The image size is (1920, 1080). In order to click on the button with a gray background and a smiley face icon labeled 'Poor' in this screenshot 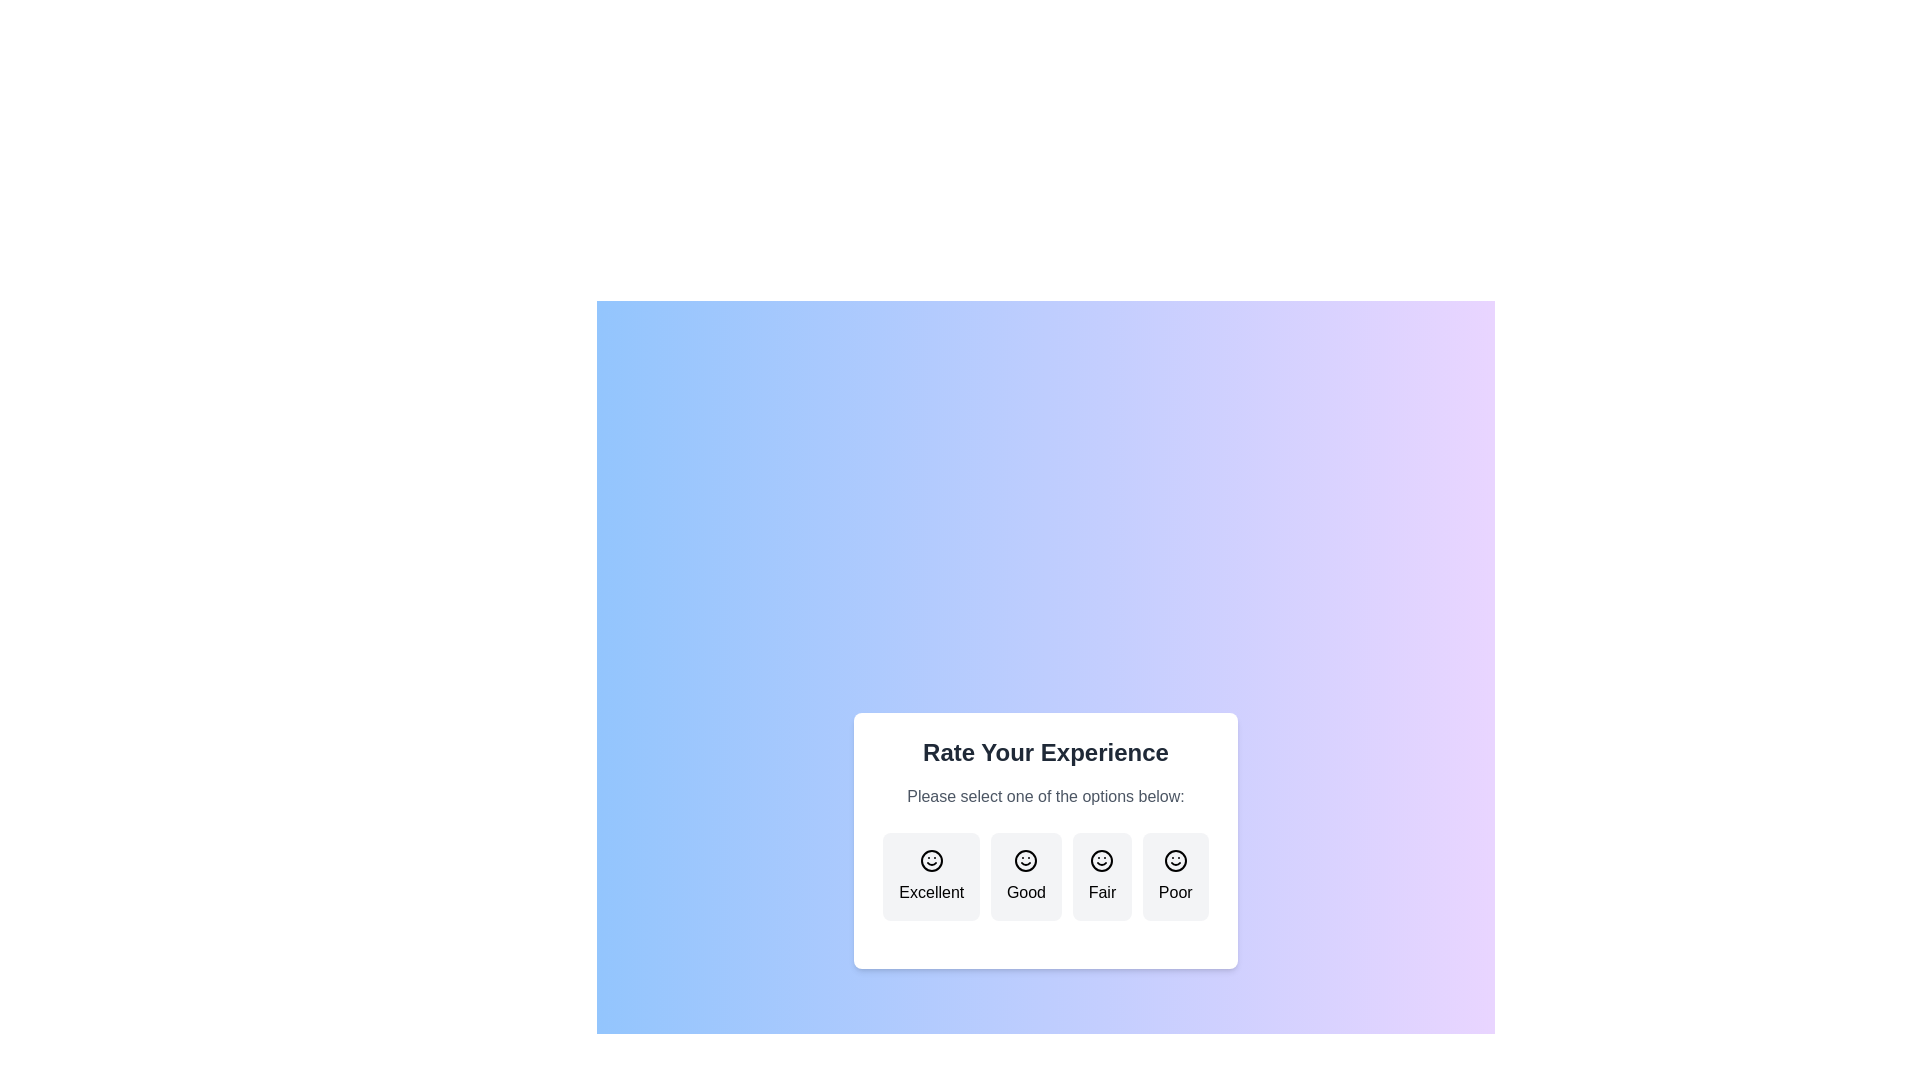, I will do `click(1175, 875)`.